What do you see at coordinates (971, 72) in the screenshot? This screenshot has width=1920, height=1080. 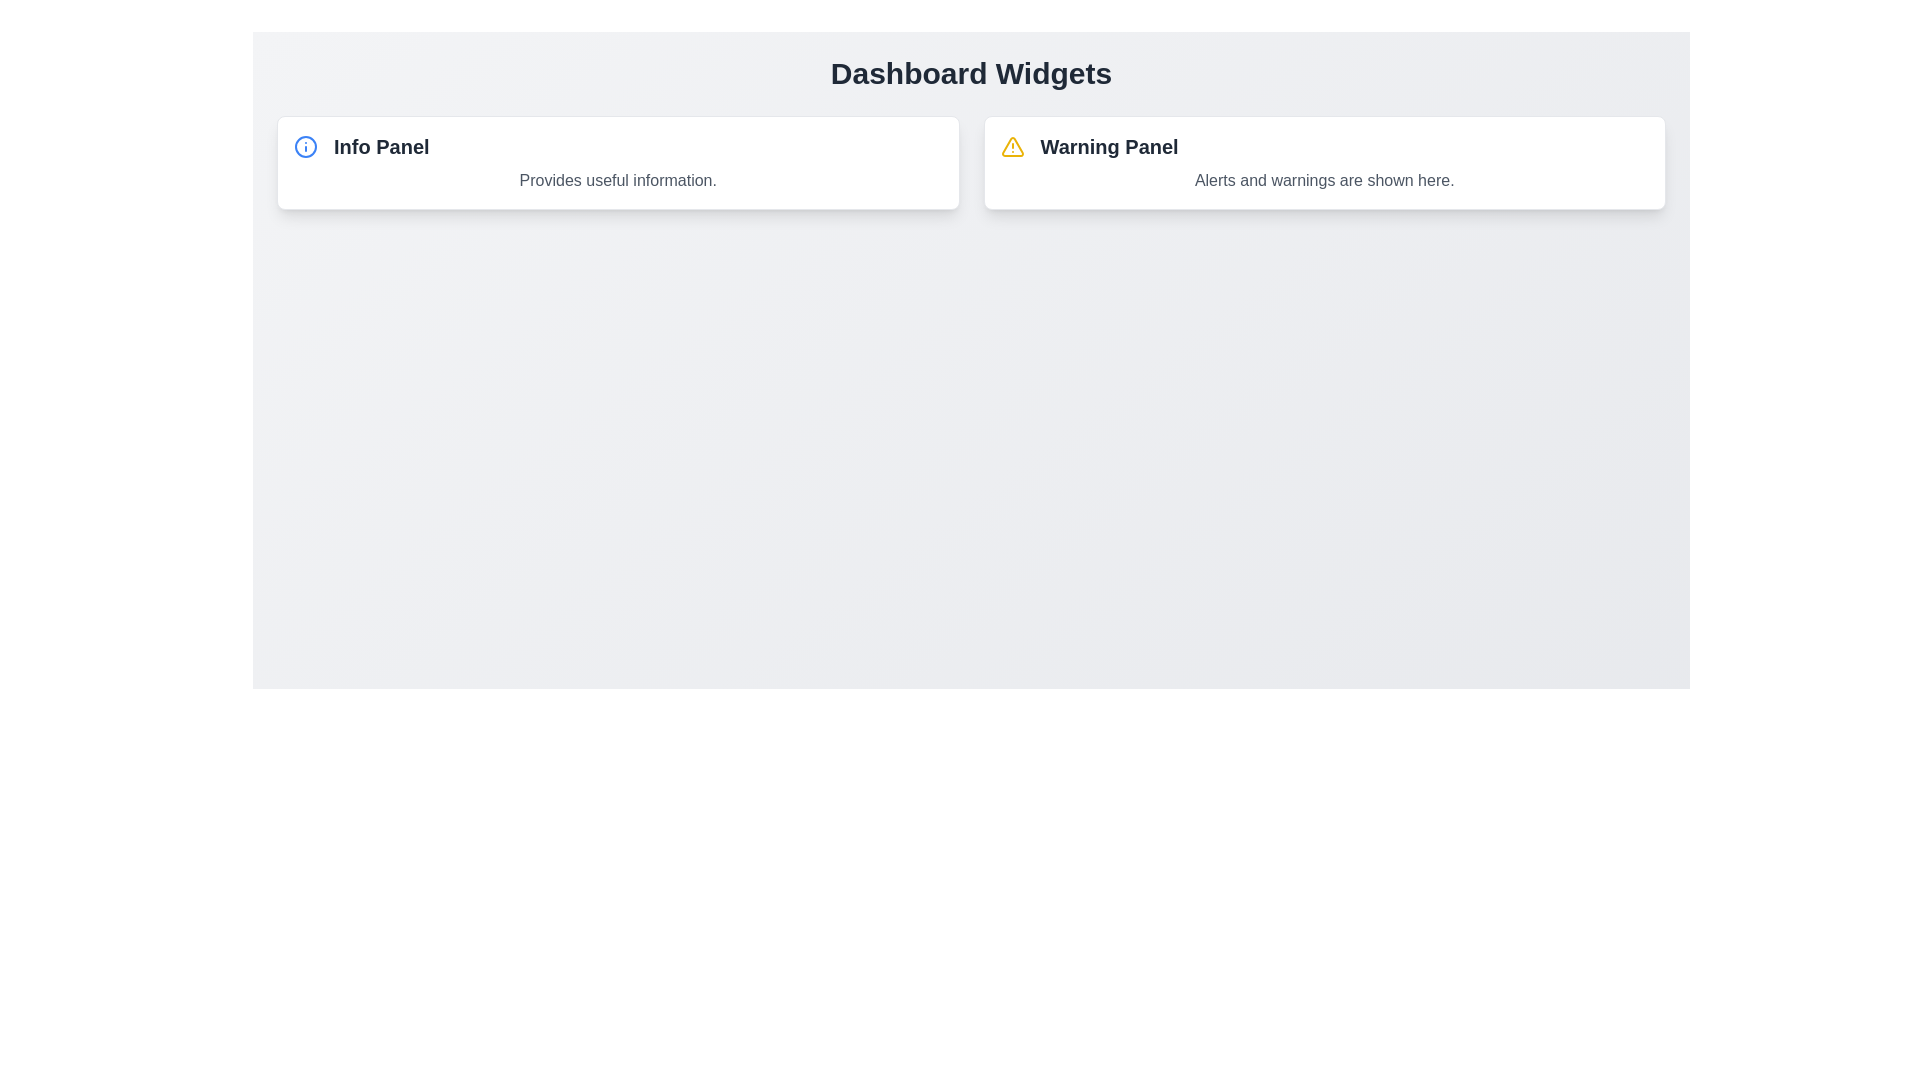 I see `the Static Text Header that serves as the page title, introducing the content and layout of the dashboard page` at bounding box center [971, 72].